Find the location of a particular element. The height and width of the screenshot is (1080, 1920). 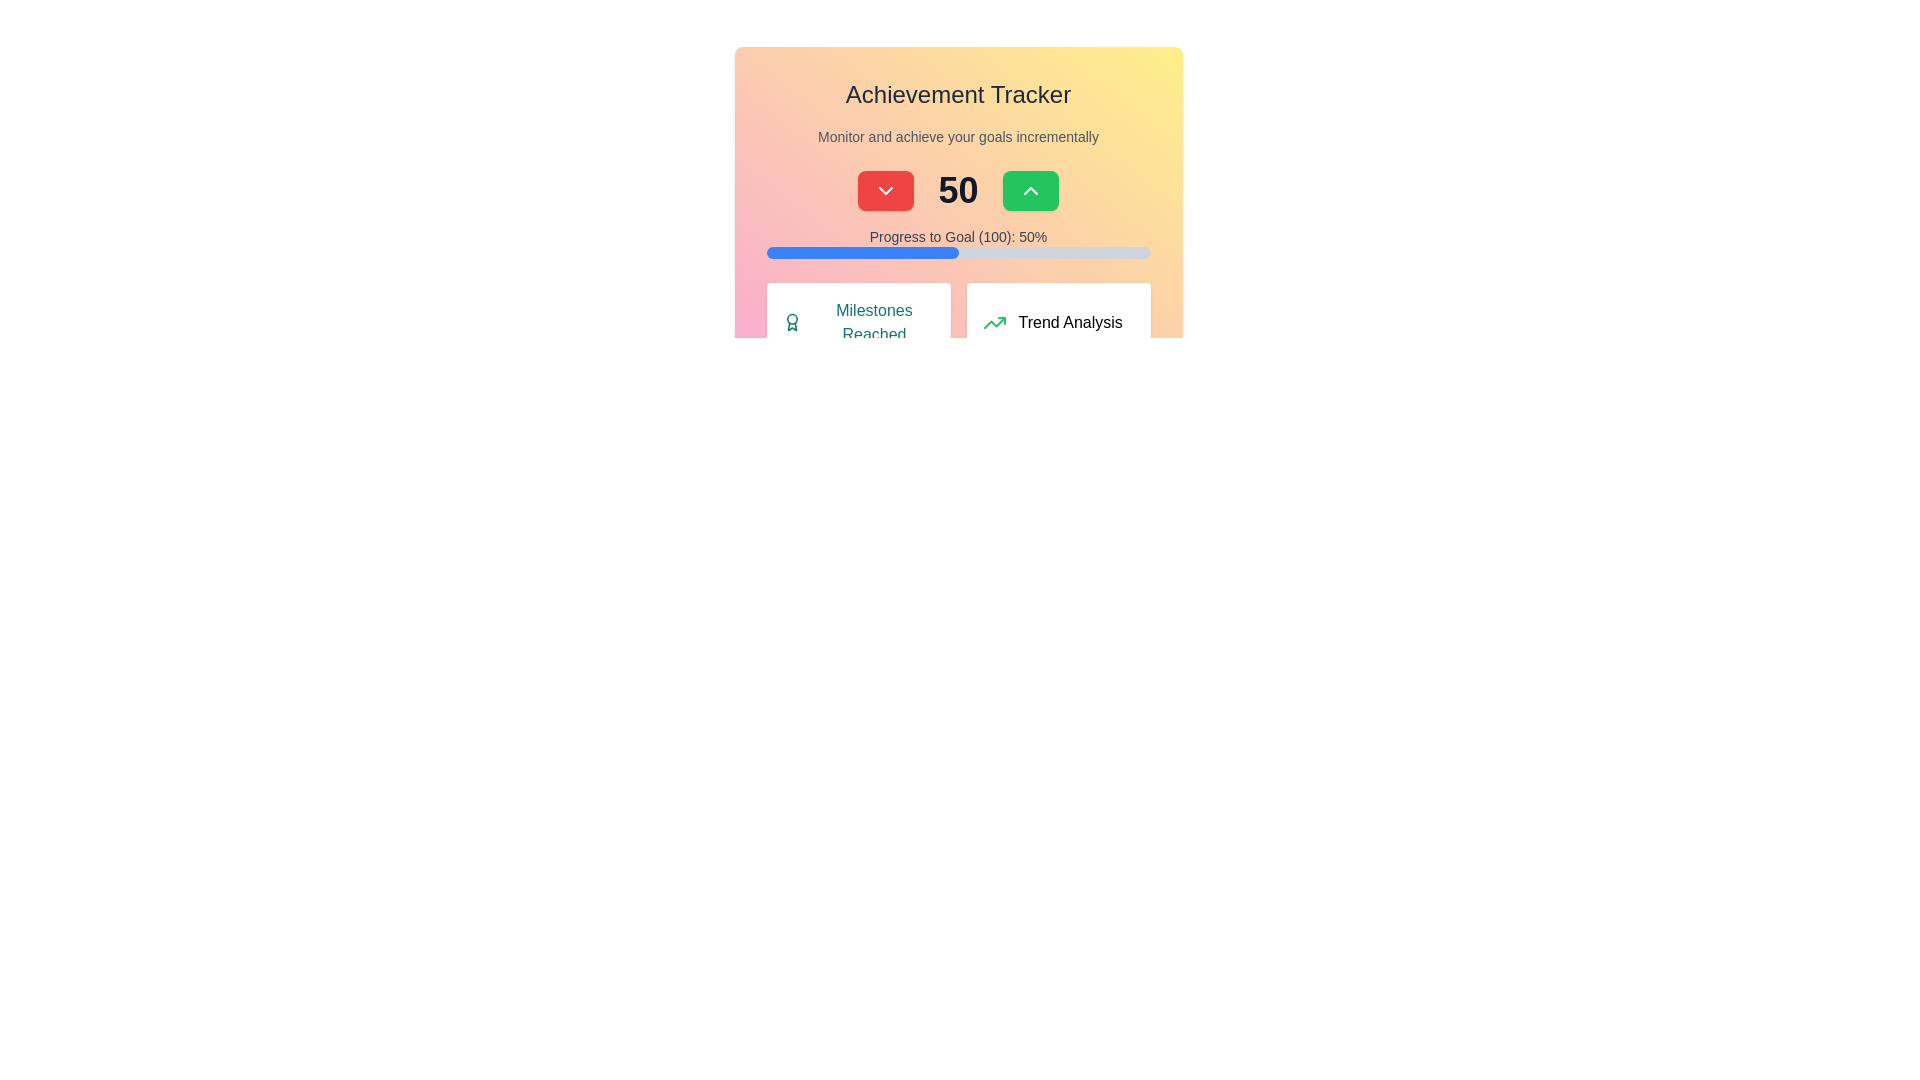

the 'Achievement Tracker' text label which serves as a header for the section, indicating the purpose of the surrounding content is located at coordinates (957, 95).